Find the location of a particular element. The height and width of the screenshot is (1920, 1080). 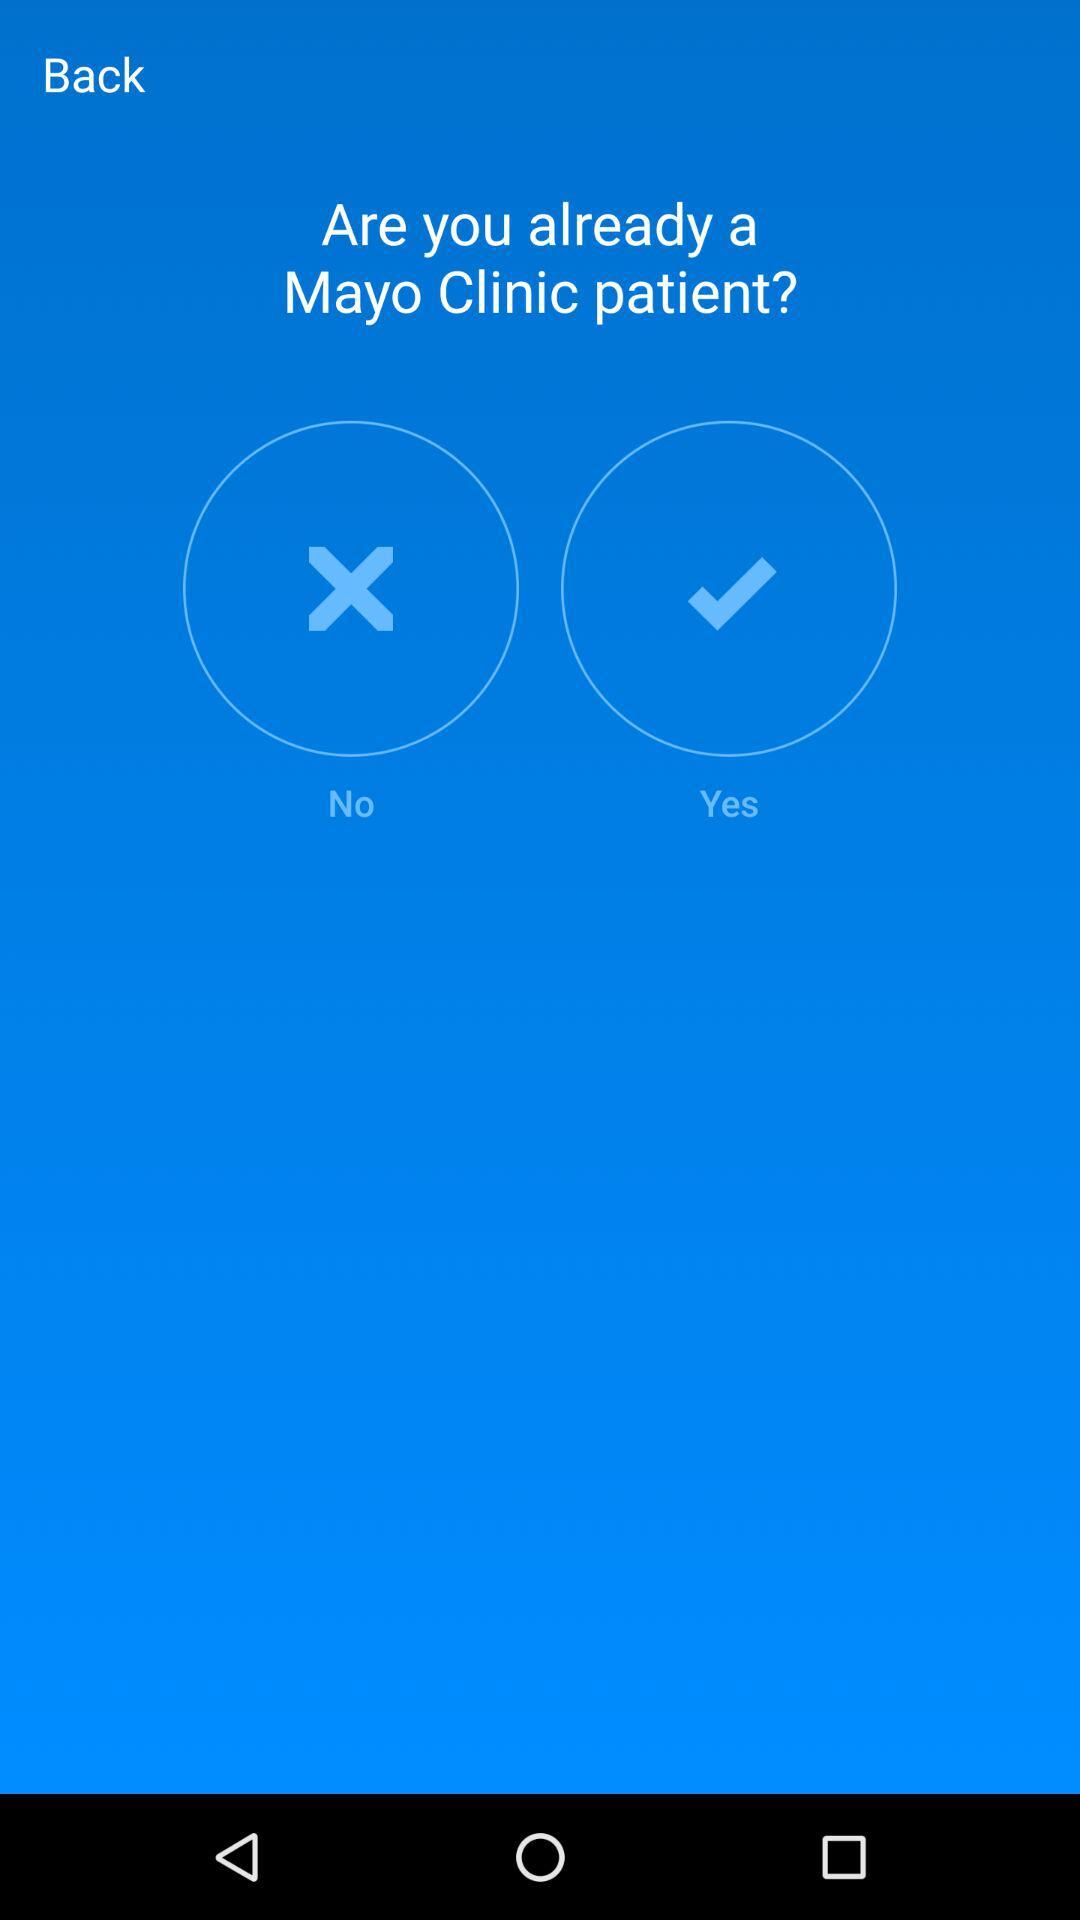

the icon above are you already icon is located at coordinates (93, 73).